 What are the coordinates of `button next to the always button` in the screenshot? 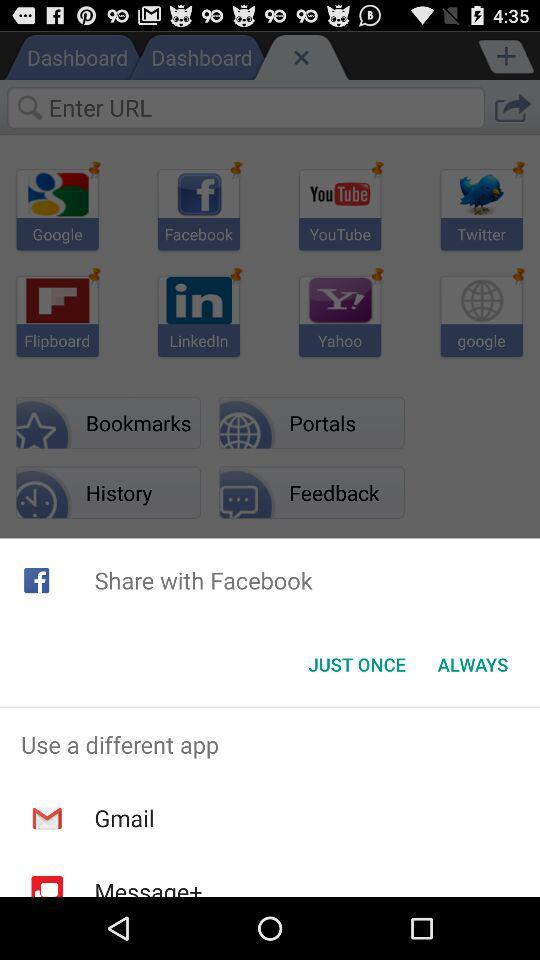 It's located at (356, 664).